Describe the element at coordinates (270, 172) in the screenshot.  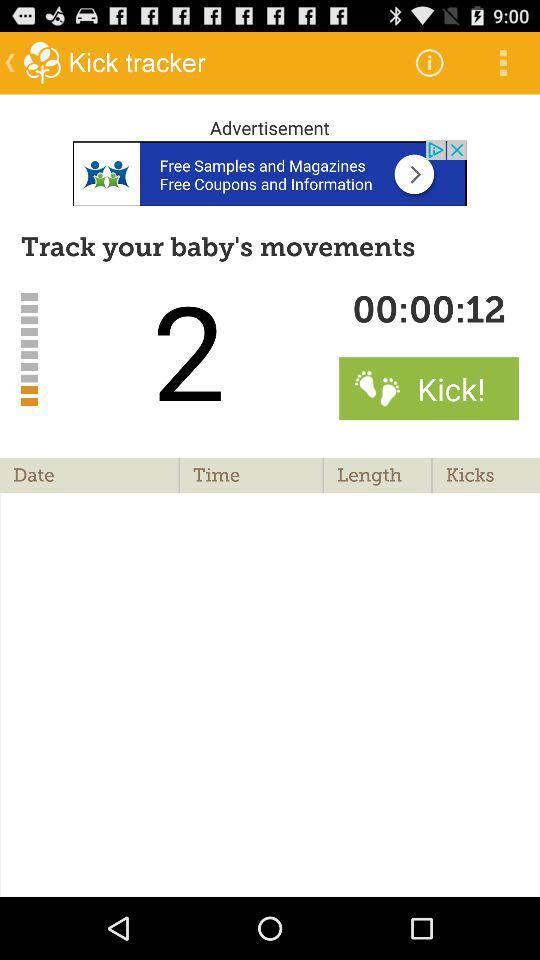
I see `advertisement` at that location.